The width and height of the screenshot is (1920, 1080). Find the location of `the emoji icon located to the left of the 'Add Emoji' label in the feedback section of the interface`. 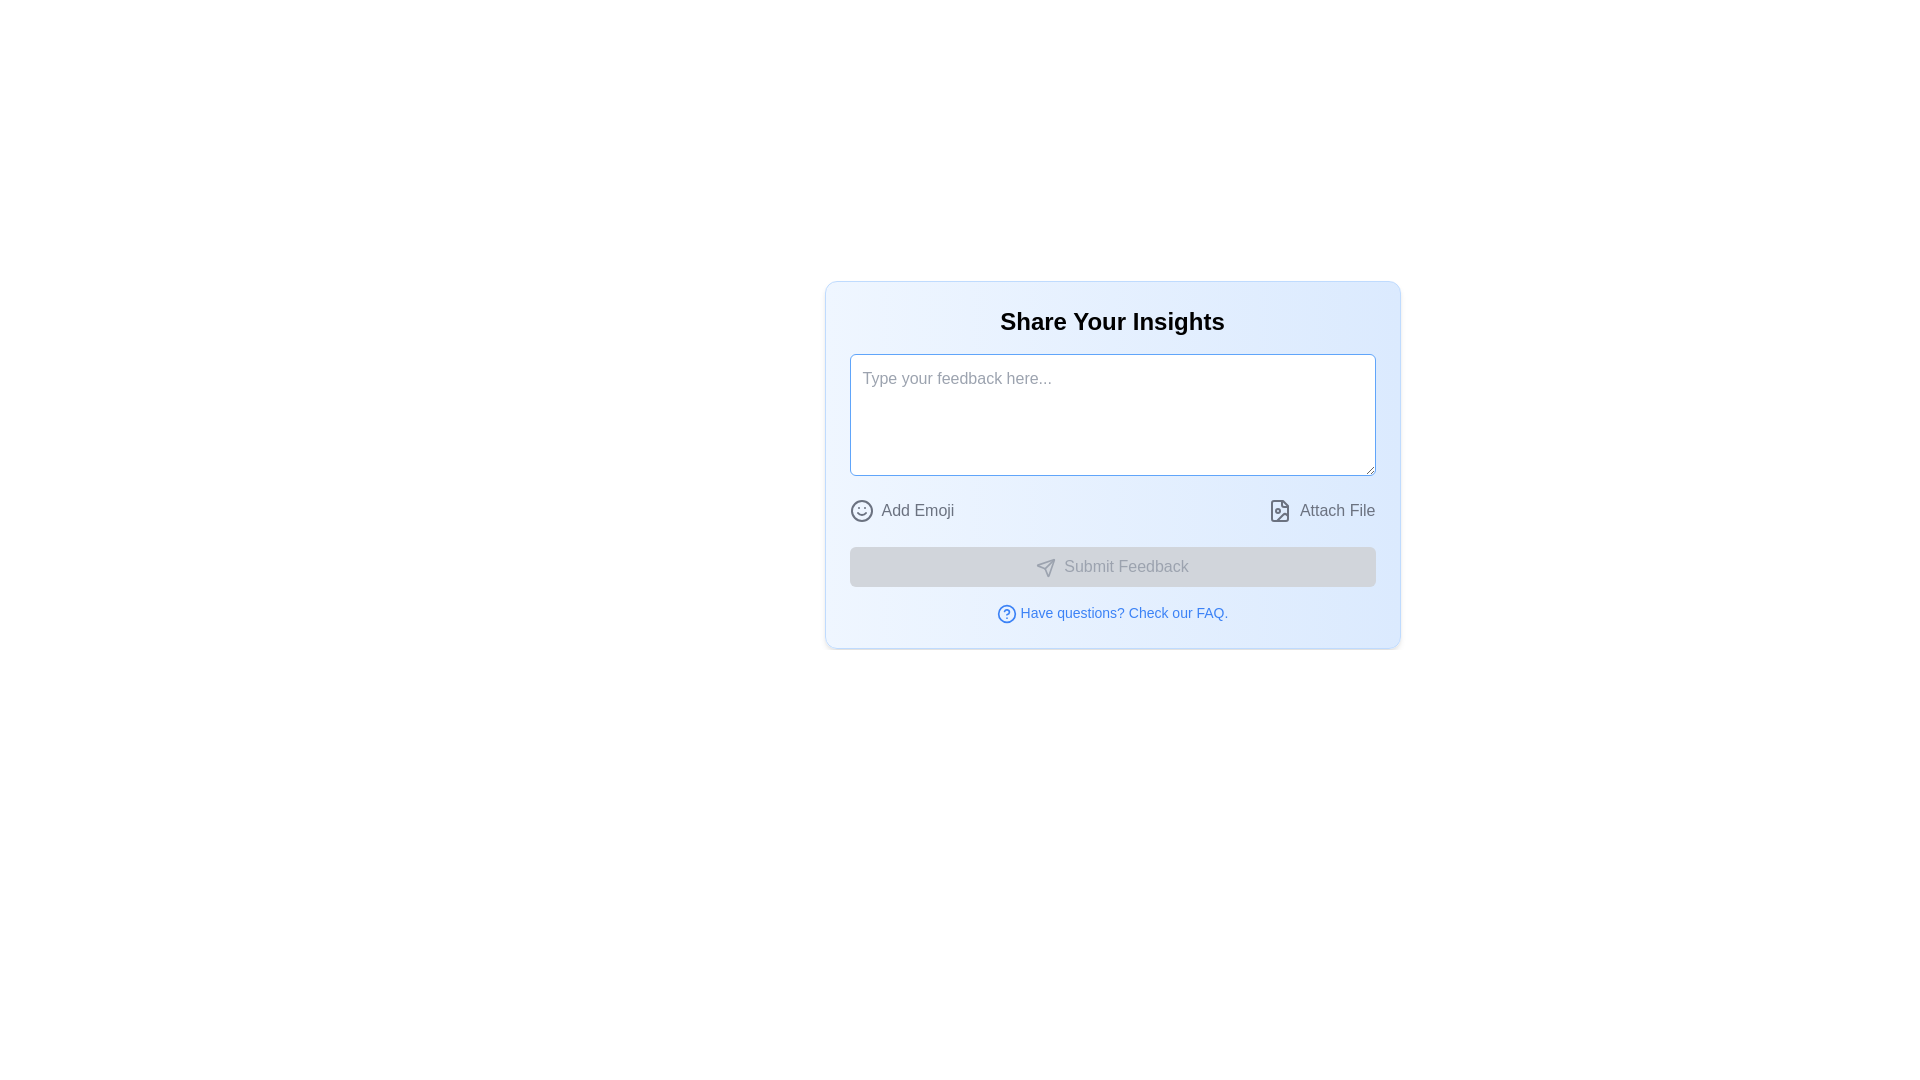

the emoji icon located to the left of the 'Add Emoji' label in the feedback section of the interface is located at coordinates (861, 509).